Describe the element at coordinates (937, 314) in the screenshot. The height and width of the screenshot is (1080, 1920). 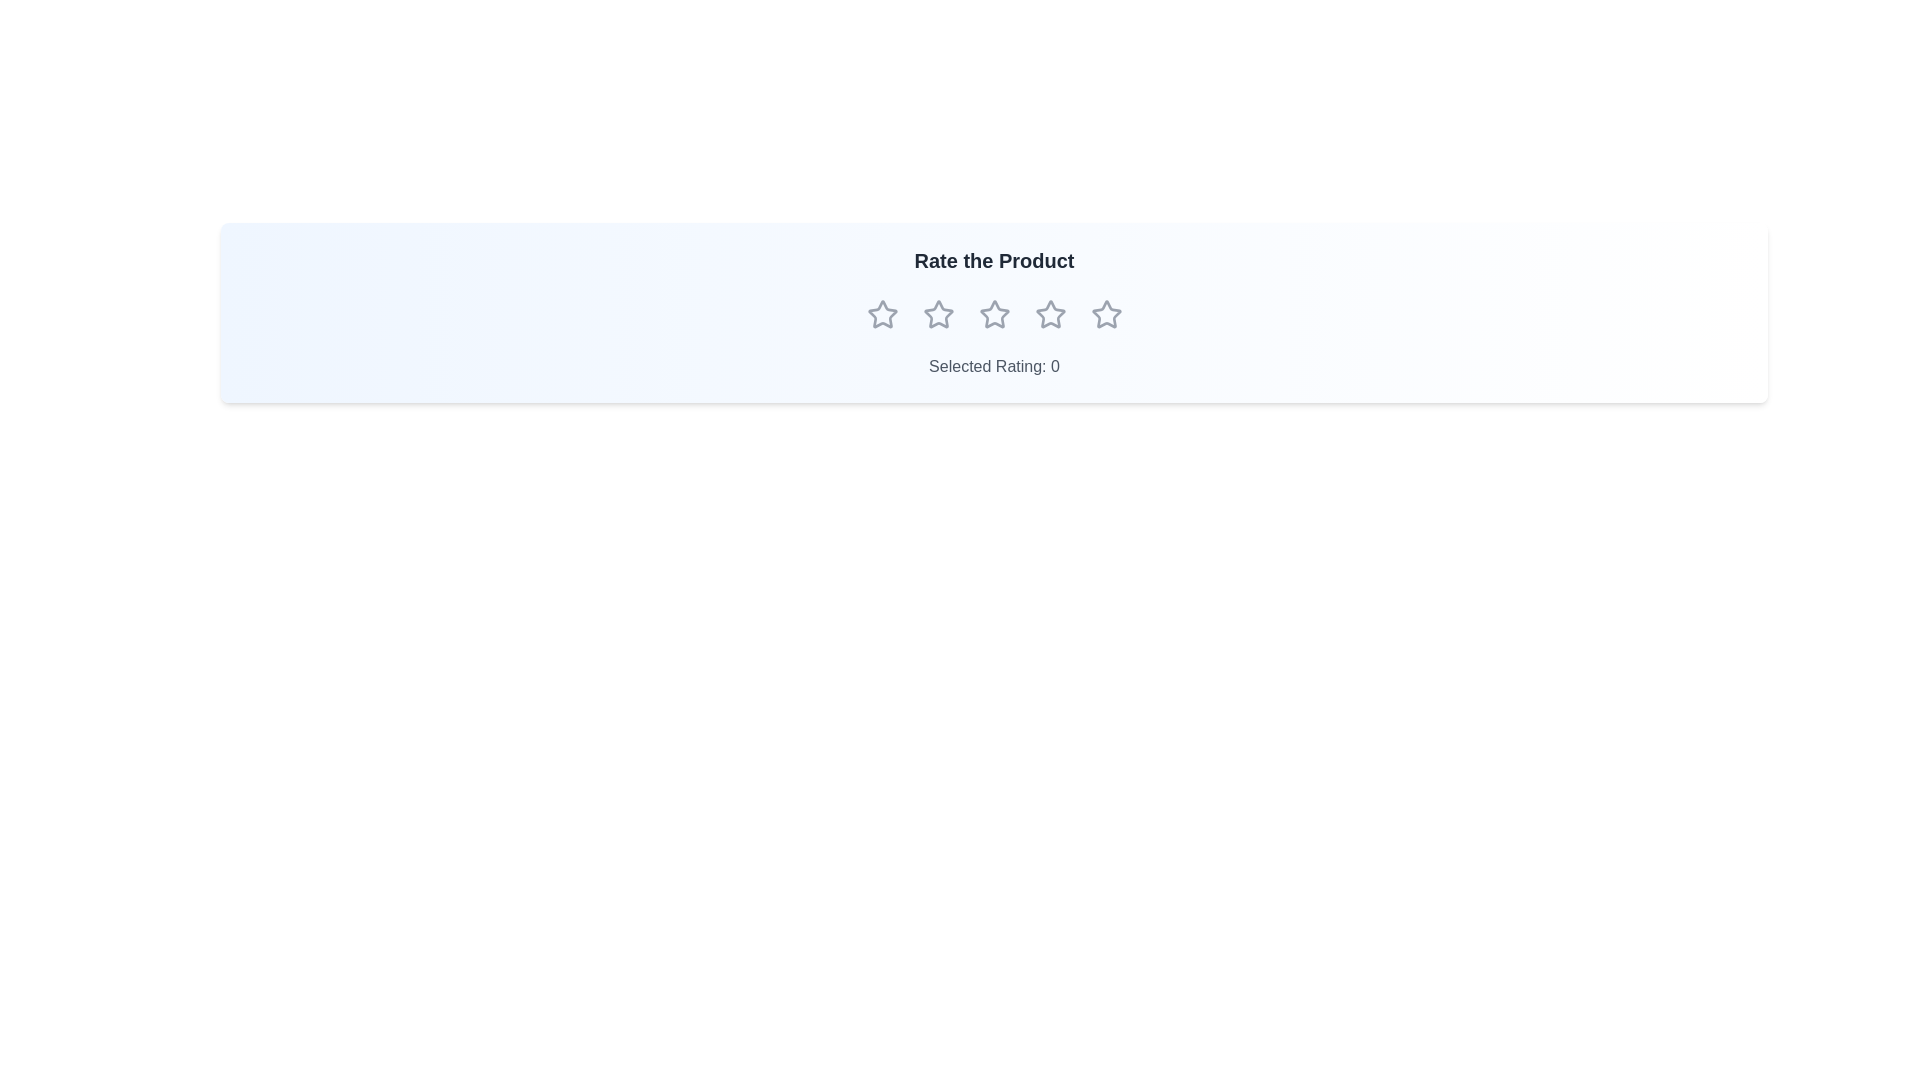
I see `the star icon representing a rating of two out of five, located under the label 'Rate the Product.'` at that location.